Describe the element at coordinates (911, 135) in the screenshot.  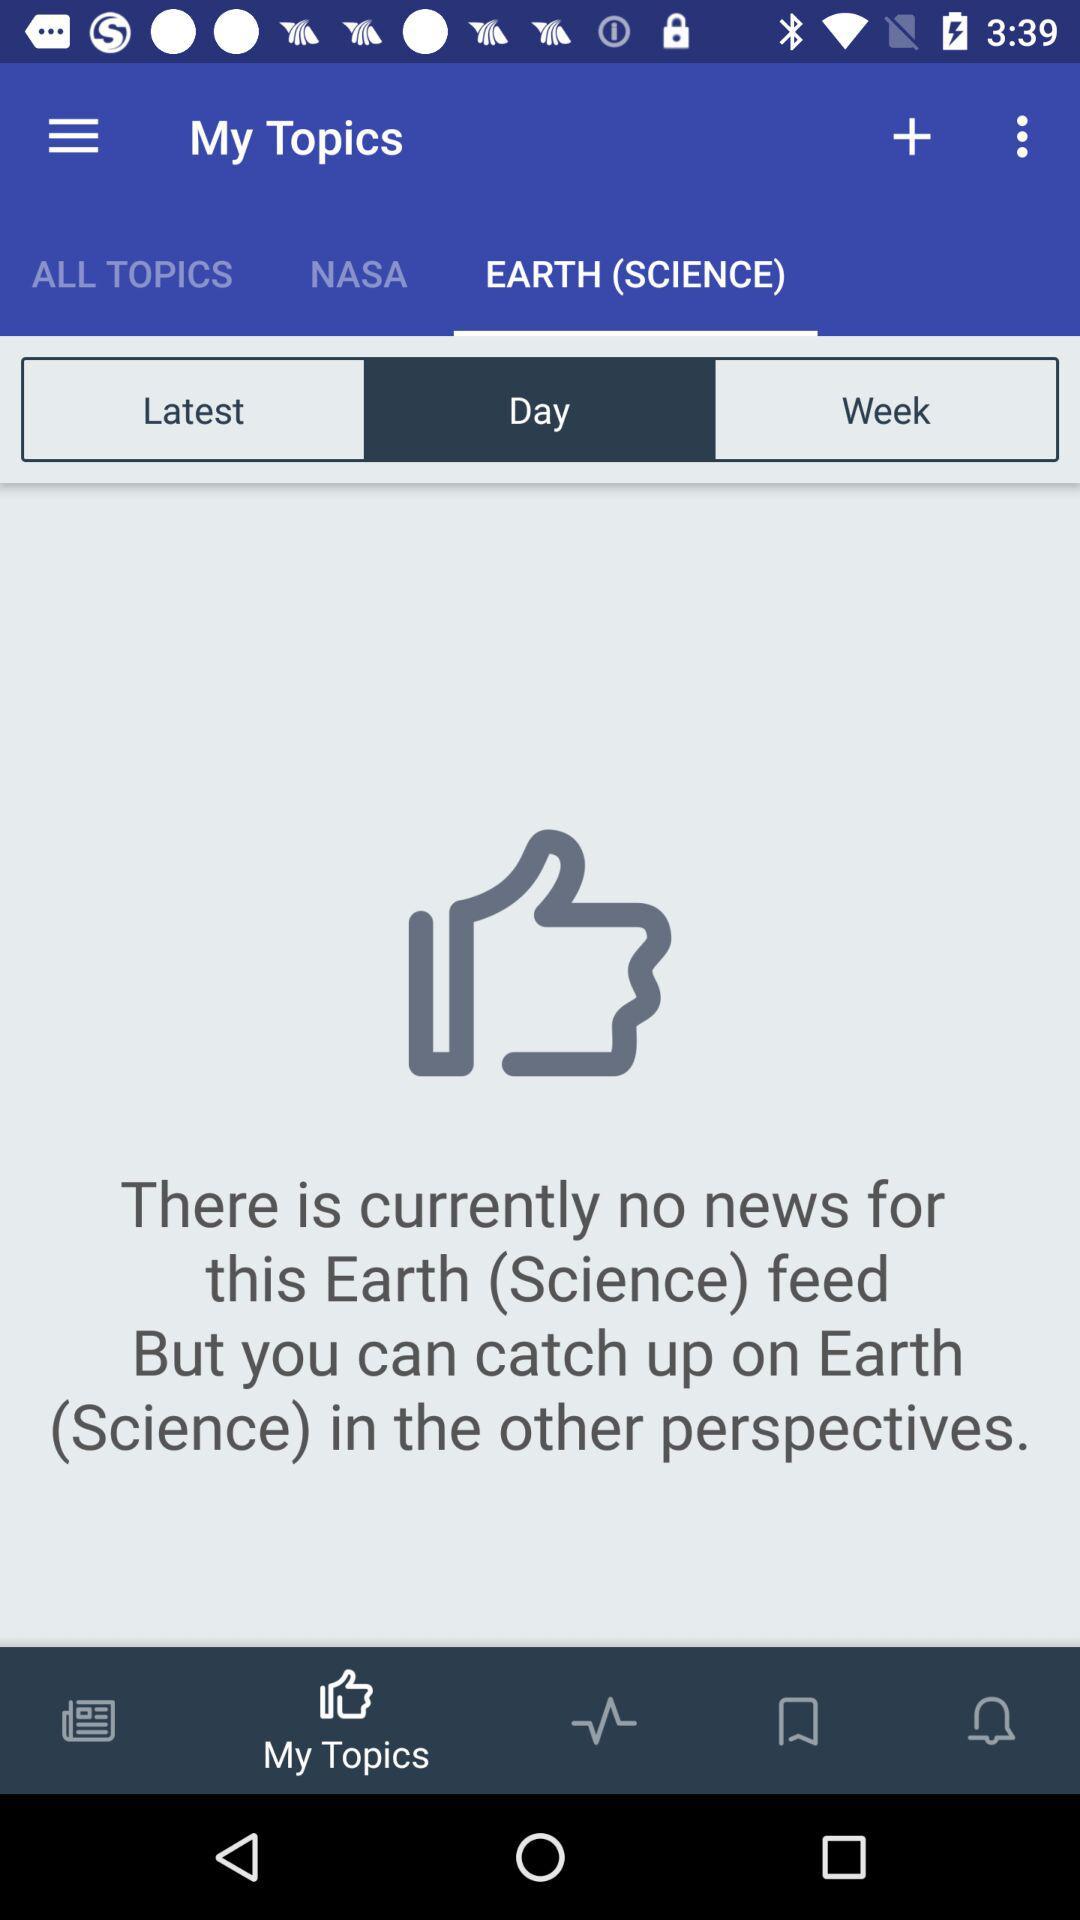
I see `the item to the right of the my topics item` at that location.